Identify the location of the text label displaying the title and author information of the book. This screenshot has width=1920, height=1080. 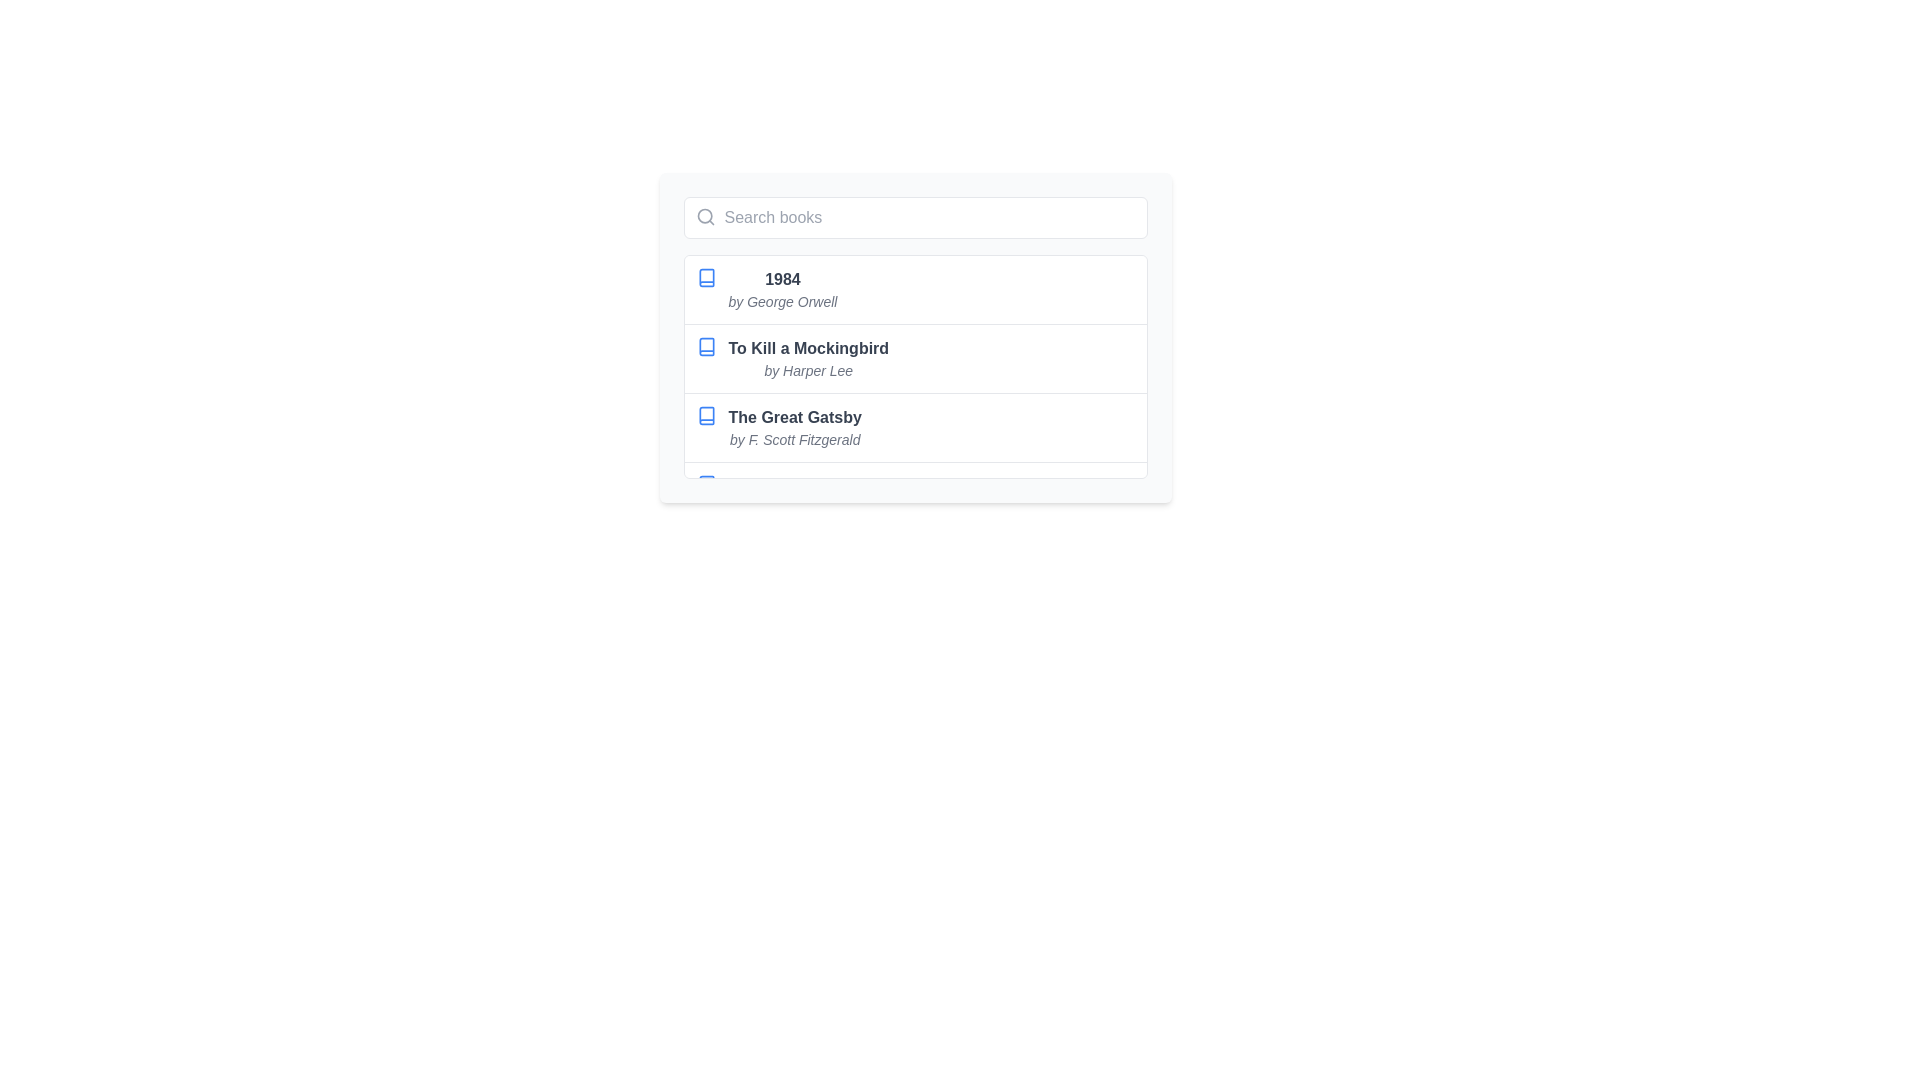
(794, 416).